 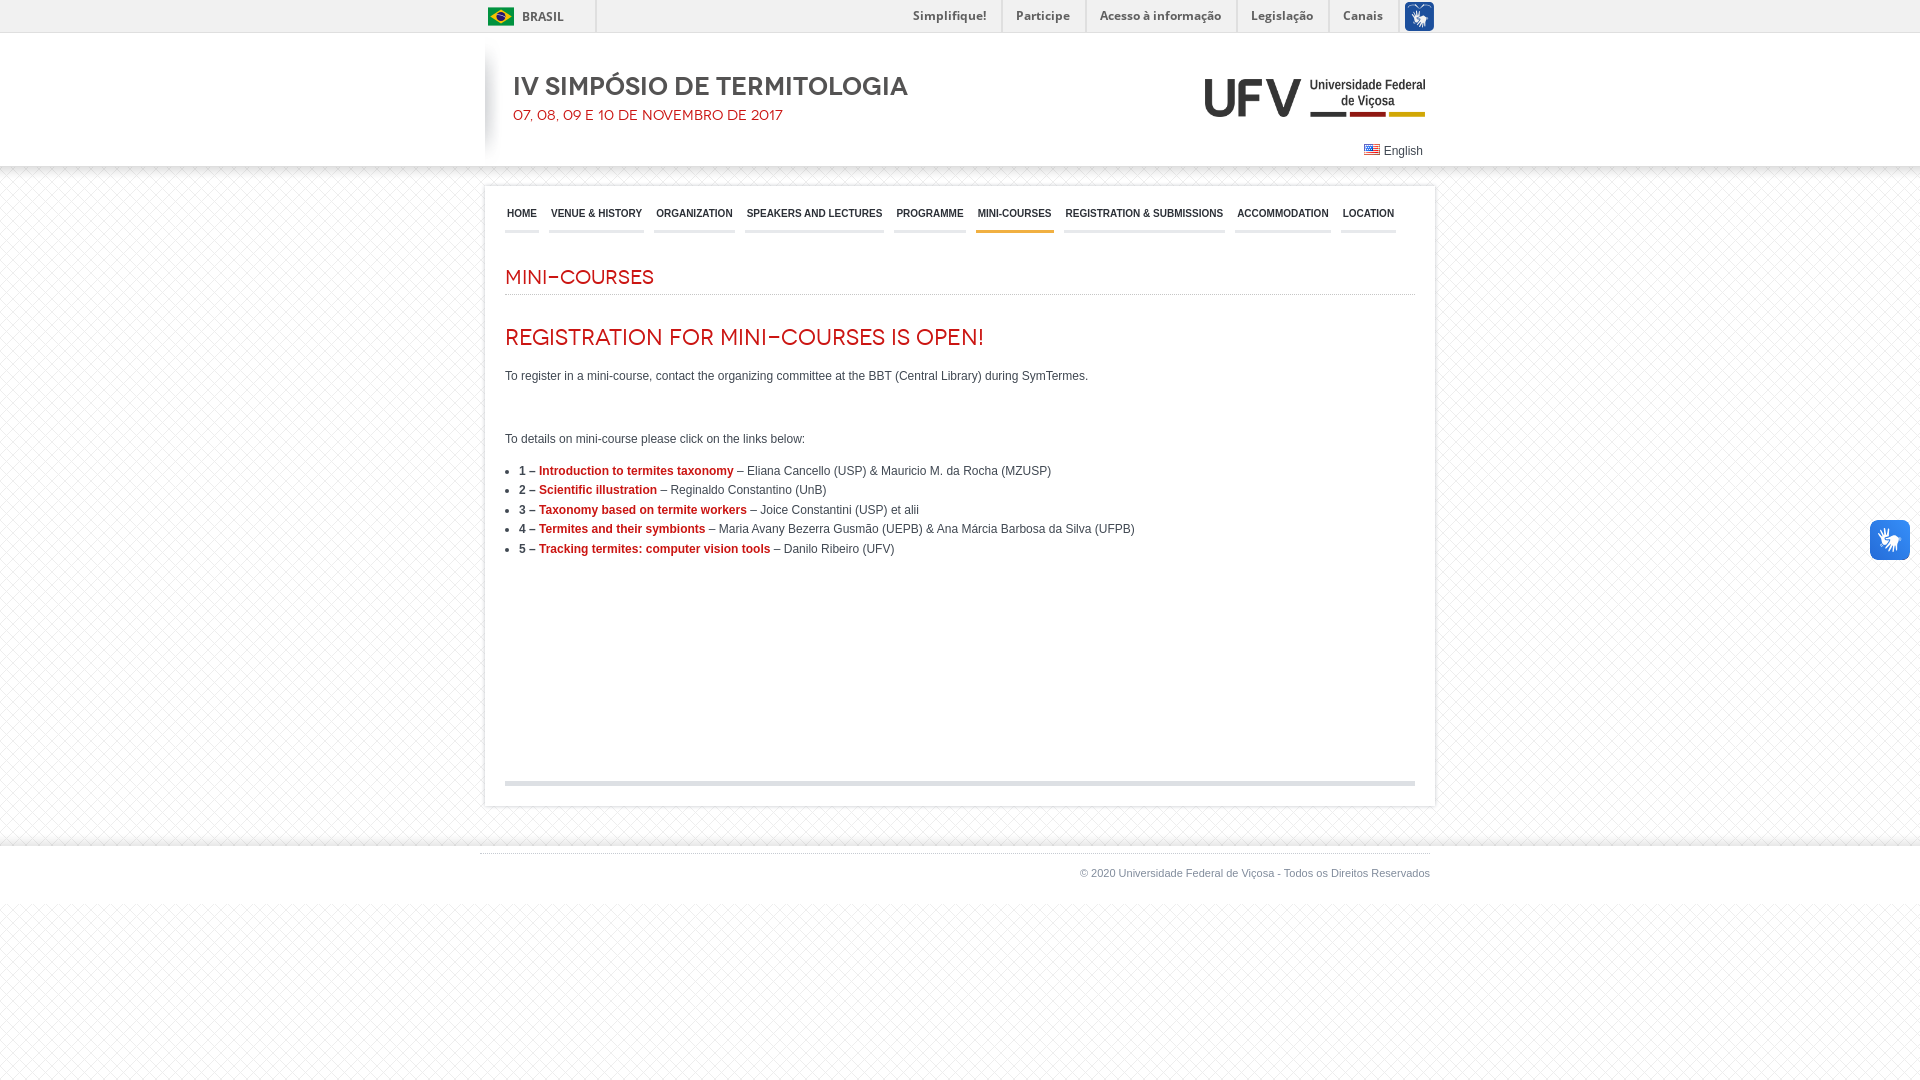 I want to click on 'Tracking termites: computer vision tools', so click(x=654, y=548).